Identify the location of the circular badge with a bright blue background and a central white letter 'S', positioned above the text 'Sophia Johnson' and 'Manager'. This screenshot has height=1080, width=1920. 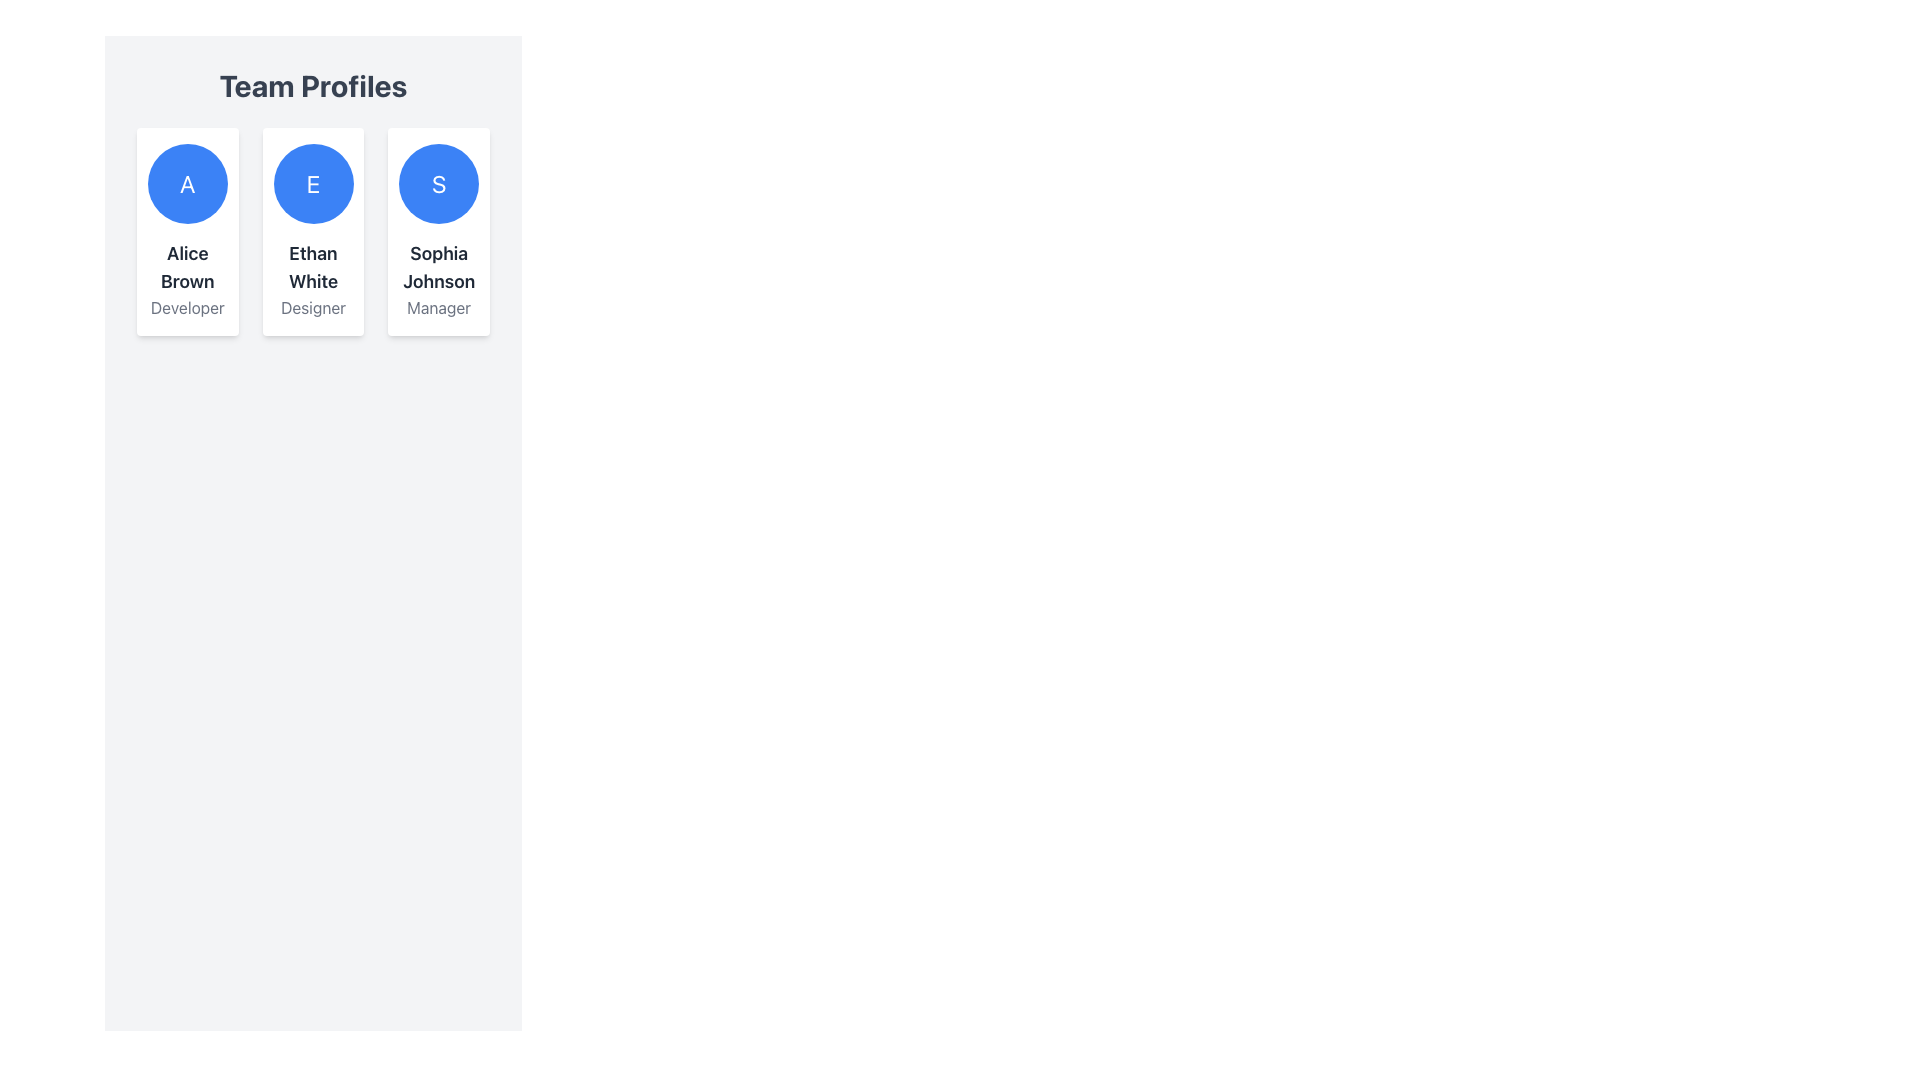
(438, 184).